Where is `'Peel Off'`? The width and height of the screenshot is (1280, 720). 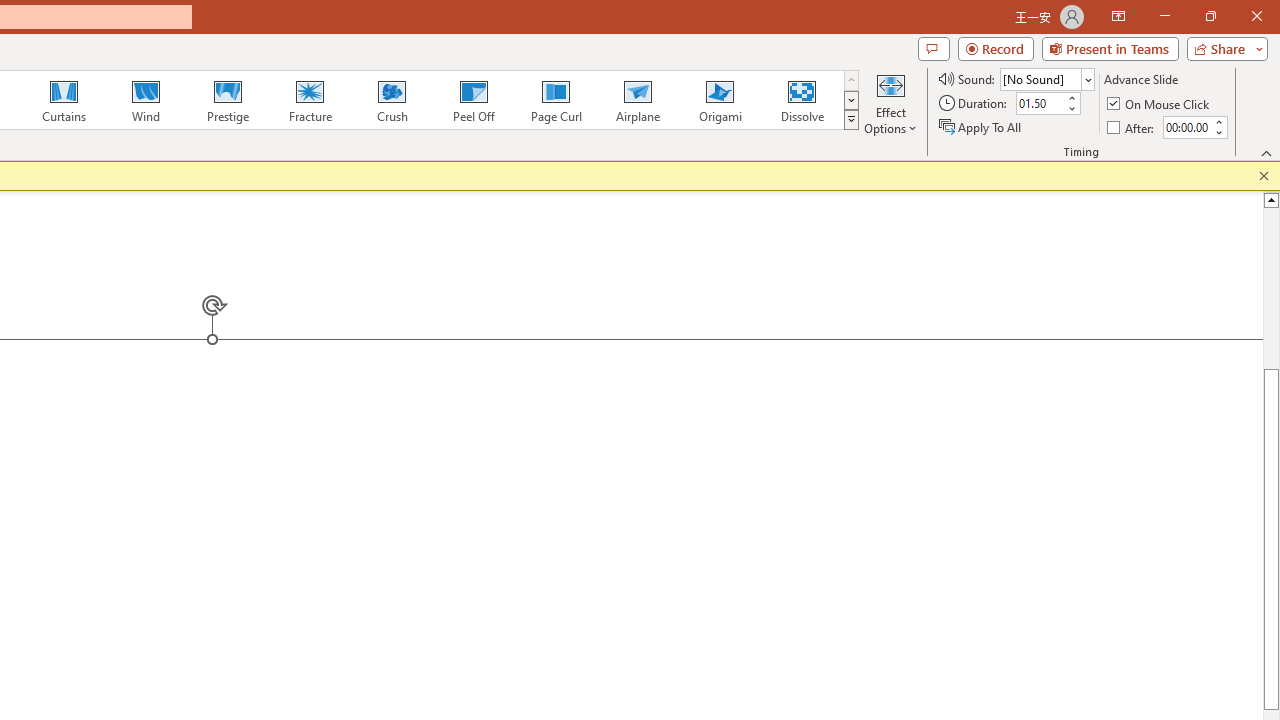
'Peel Off' is located at coordinates (472, 100).